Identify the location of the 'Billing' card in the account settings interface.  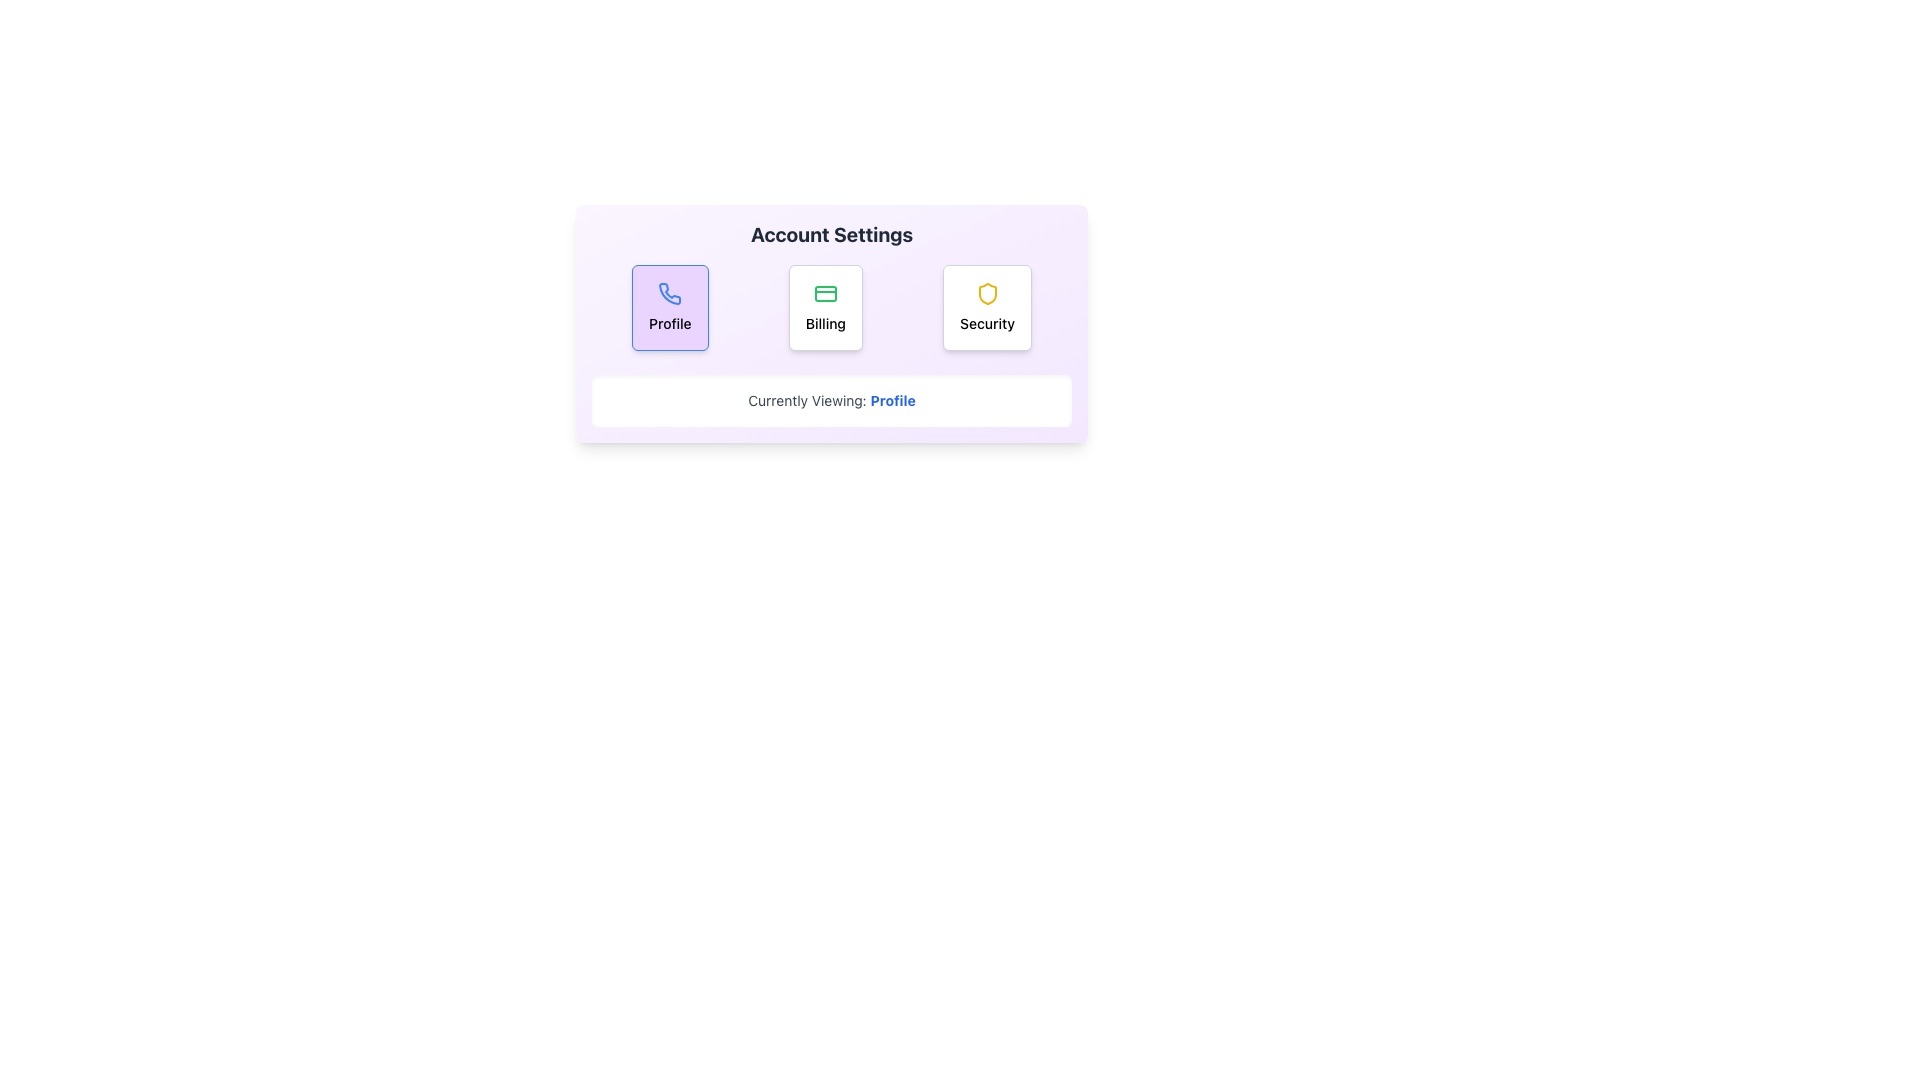
(825, 308).